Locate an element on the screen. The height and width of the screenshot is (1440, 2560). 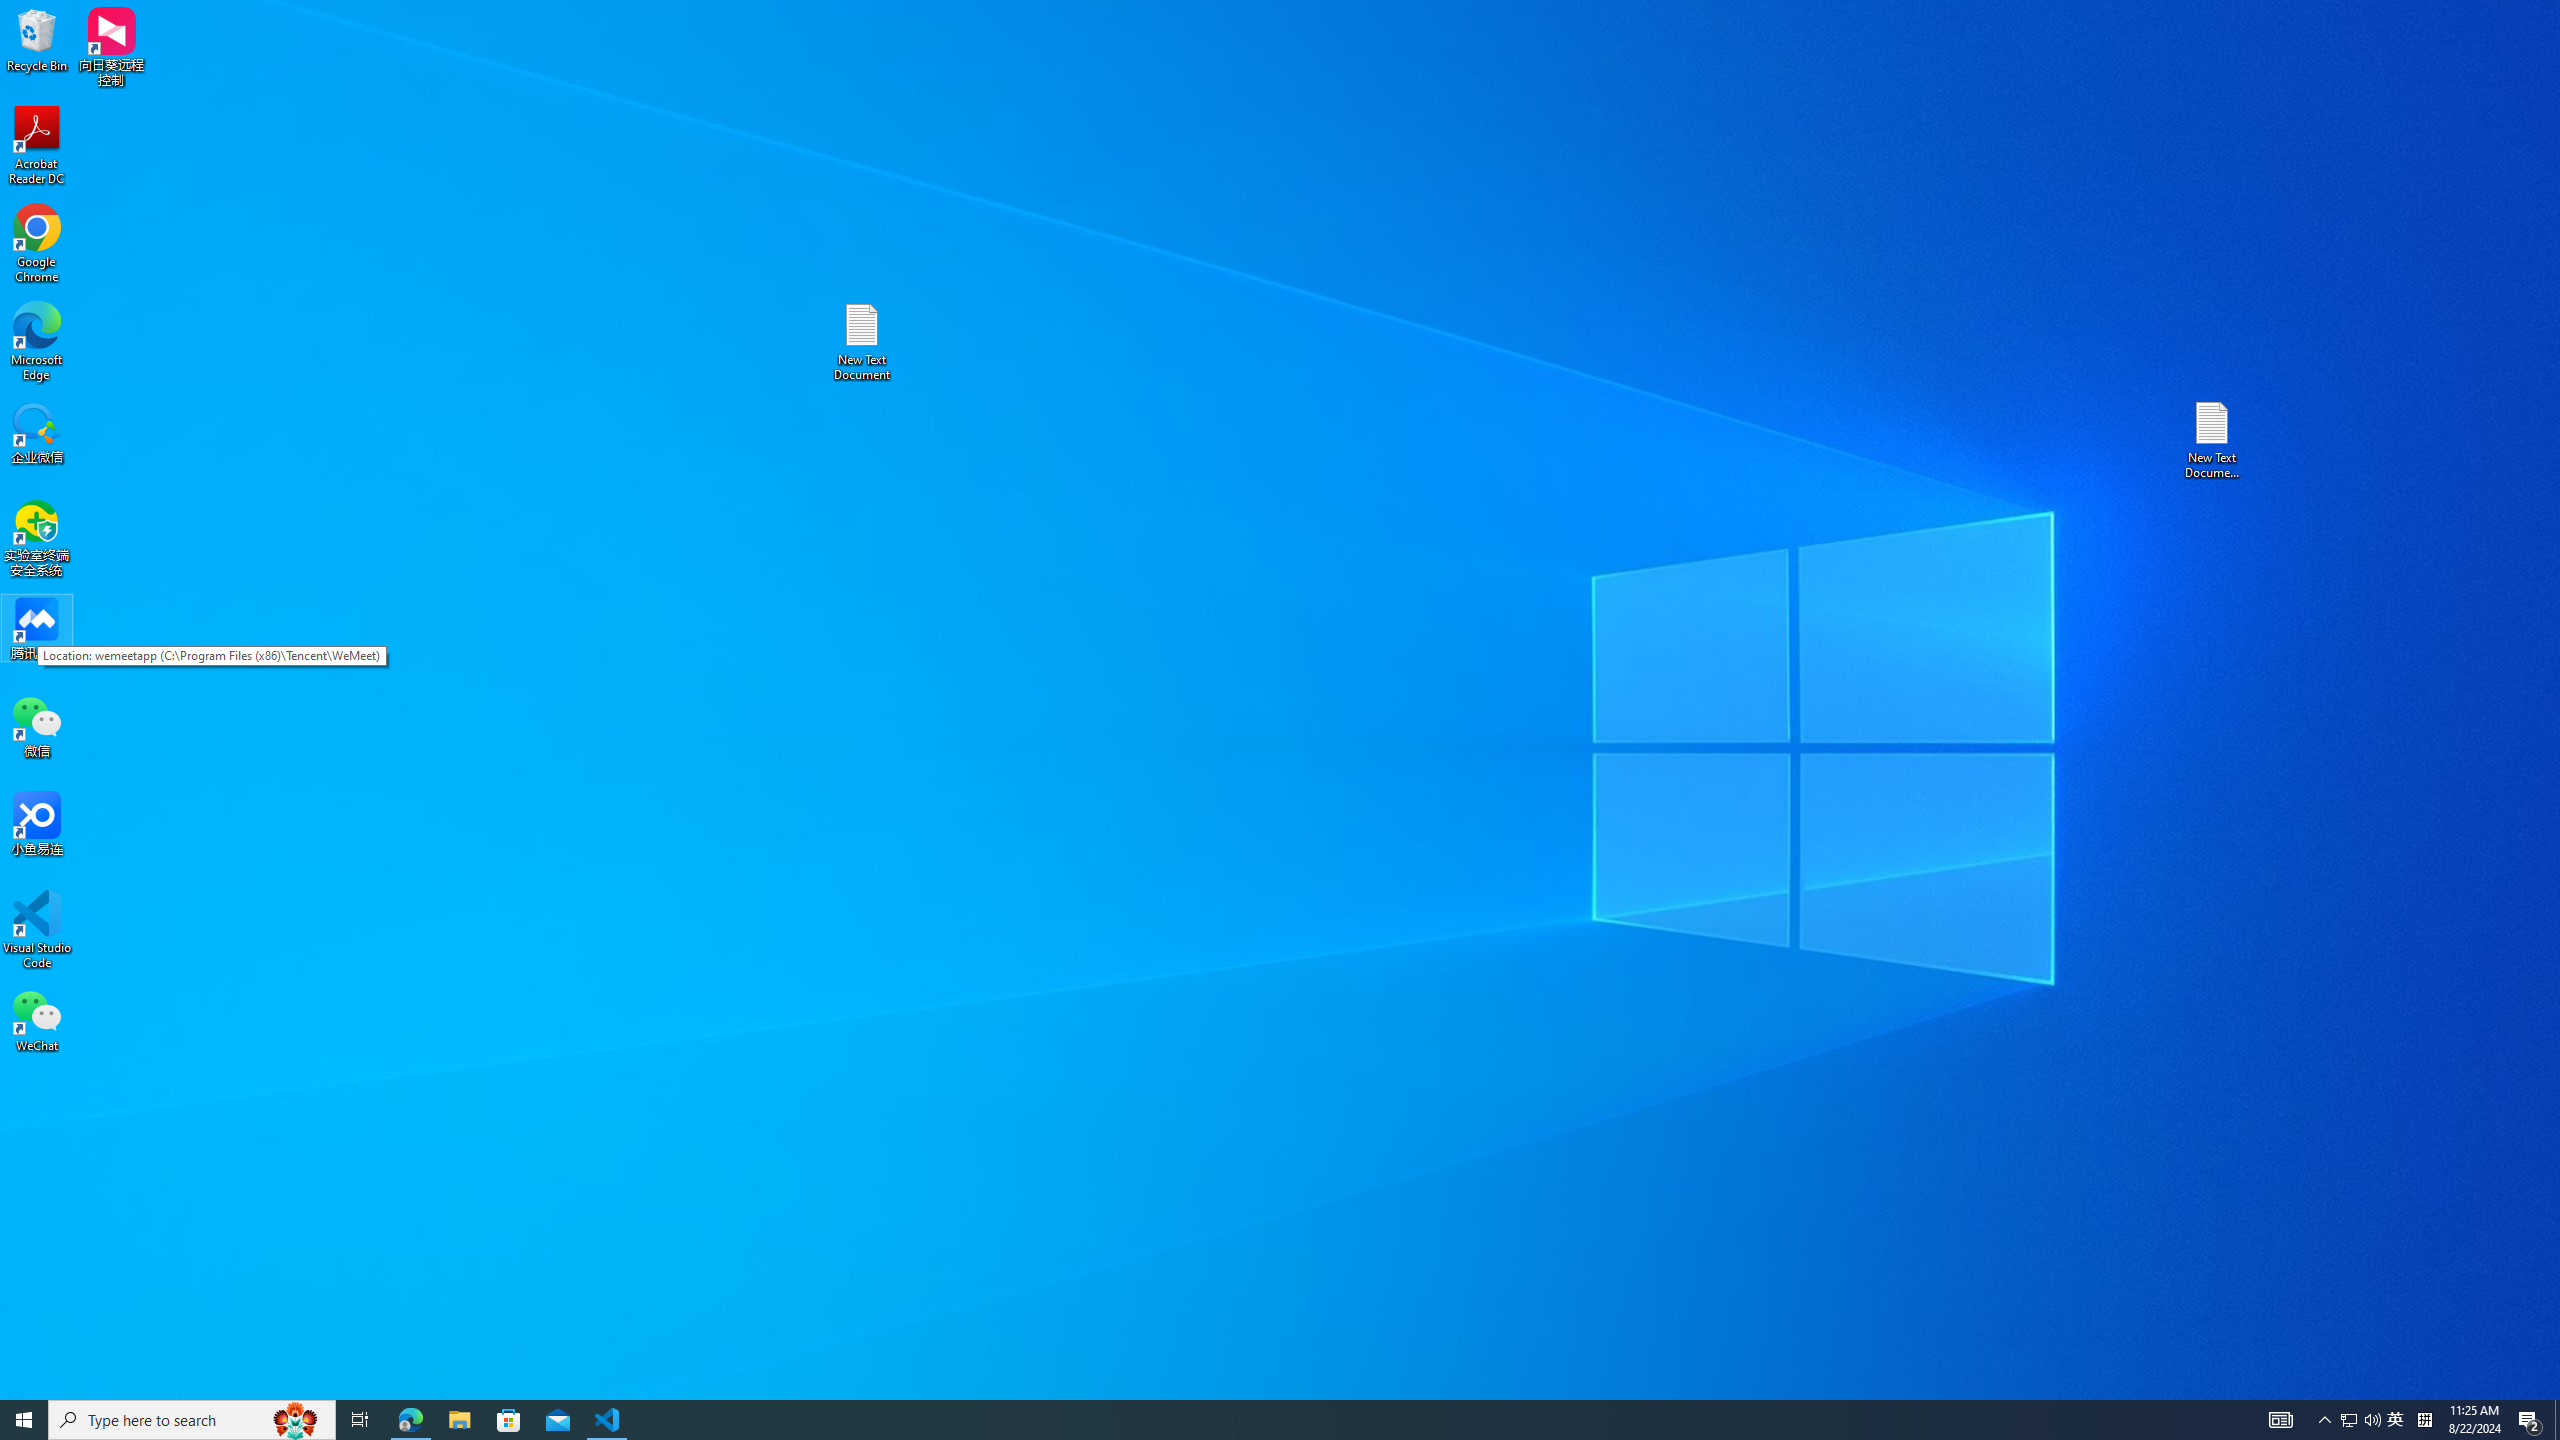
'Show desktop' is located at coordinates (2556, 1418).